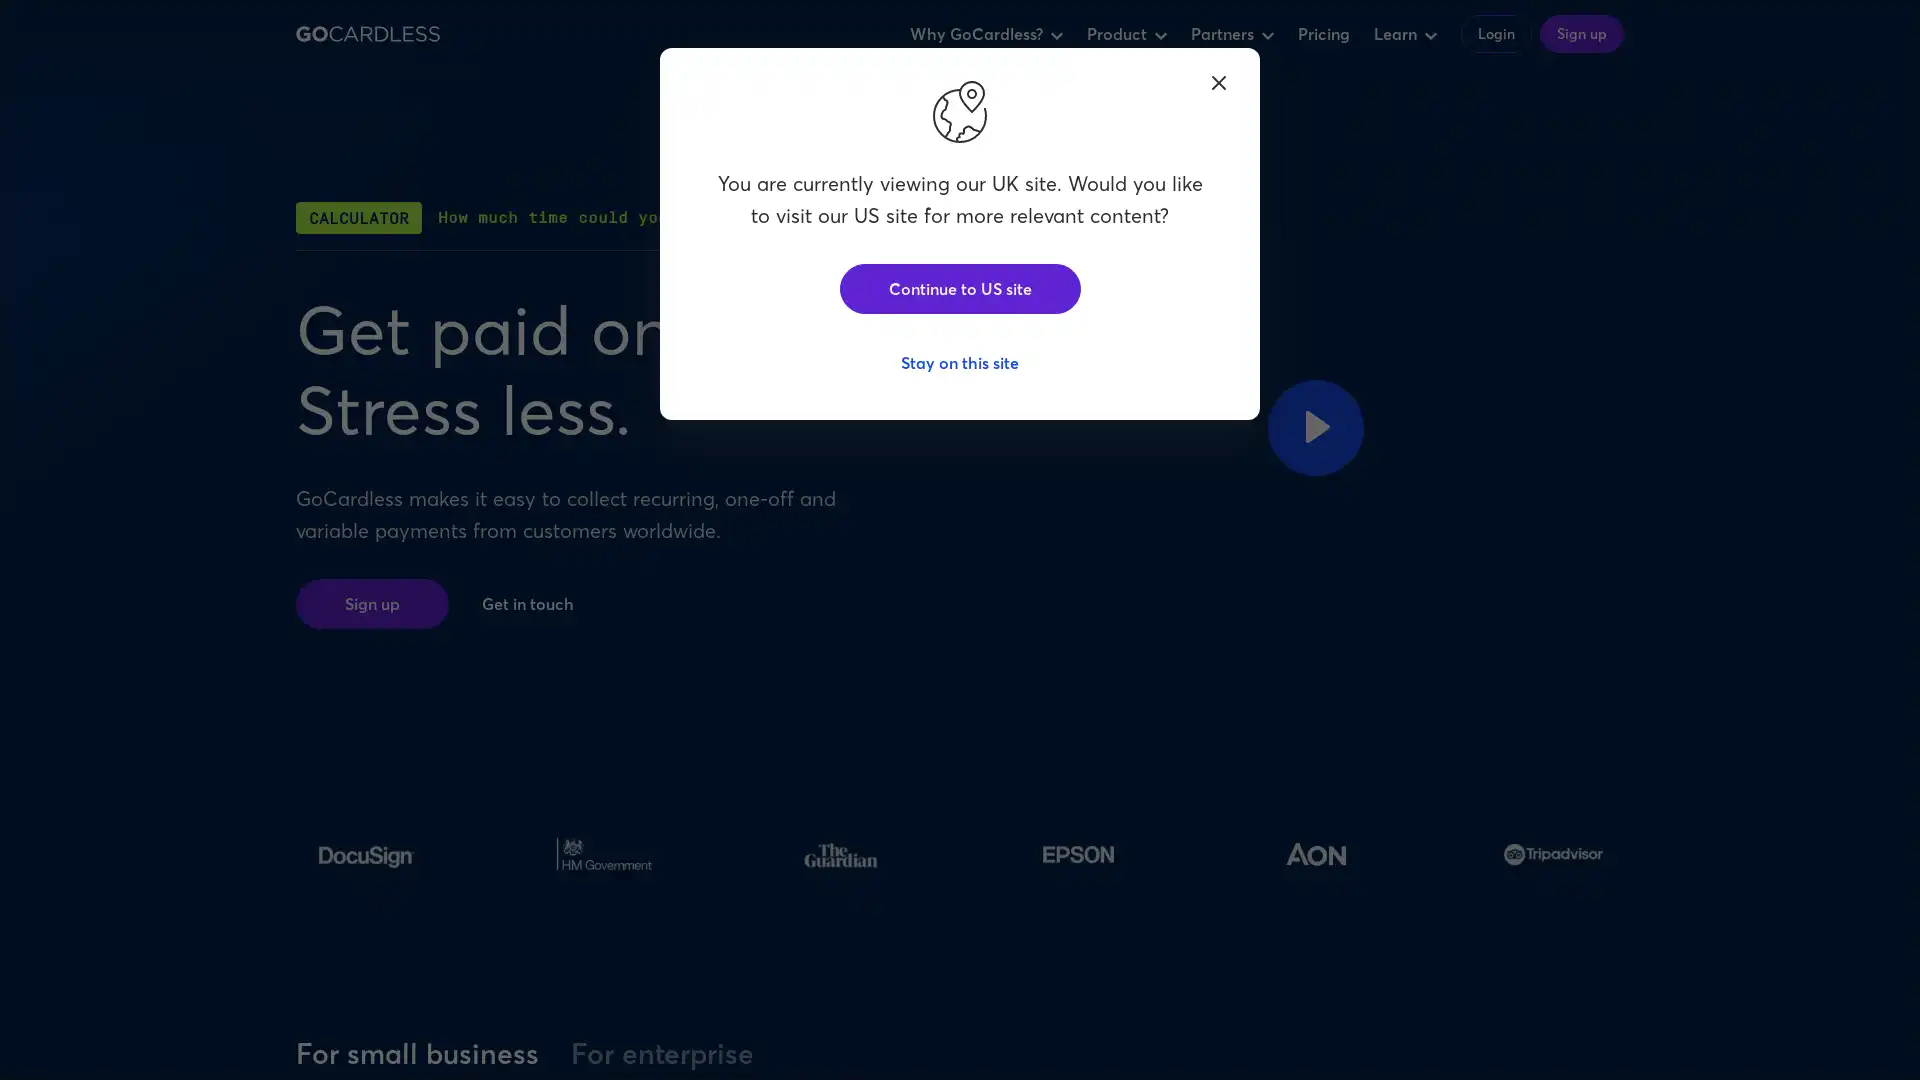  What do you see at coordinates (1231, 34) in the screenshot?
I see `Partners` at bounding box center [1231, 34].